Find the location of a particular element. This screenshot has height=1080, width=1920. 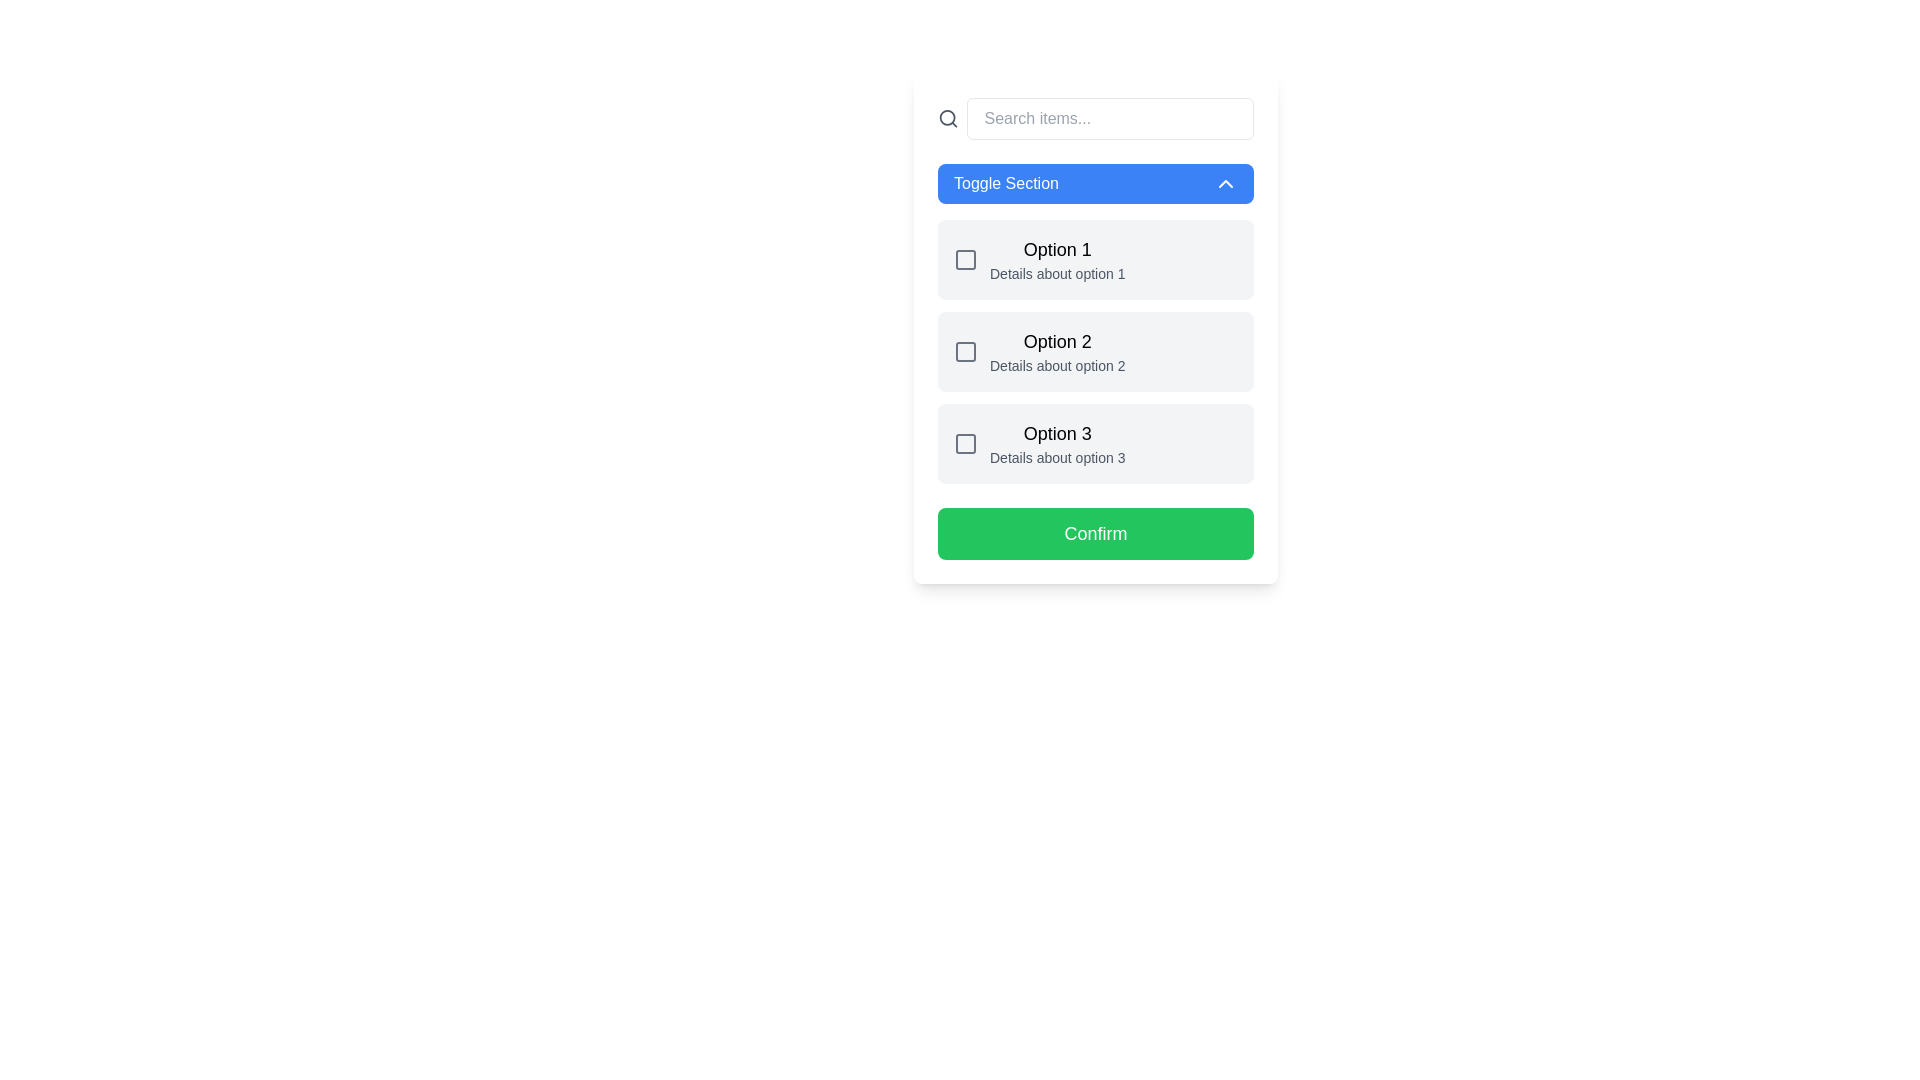

to select the checkbox in the list item labeled 'Option 2', which contains descriptive text about the option and is visually distinct with a light background is located at coordinates (1039, 350).